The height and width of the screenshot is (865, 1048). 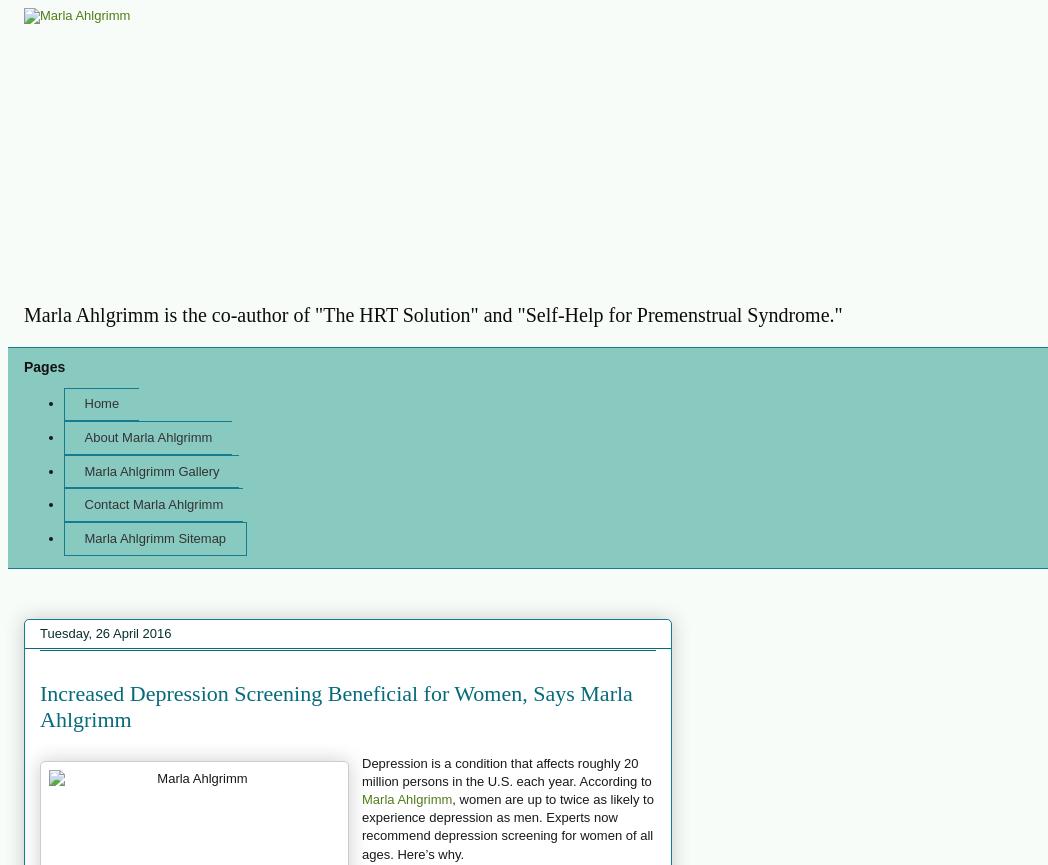 What do you see at coordinates (104, 633) in the screenshot?
I see `'Tuesday, 26 April 2016'` at bounding box center [104, 633].